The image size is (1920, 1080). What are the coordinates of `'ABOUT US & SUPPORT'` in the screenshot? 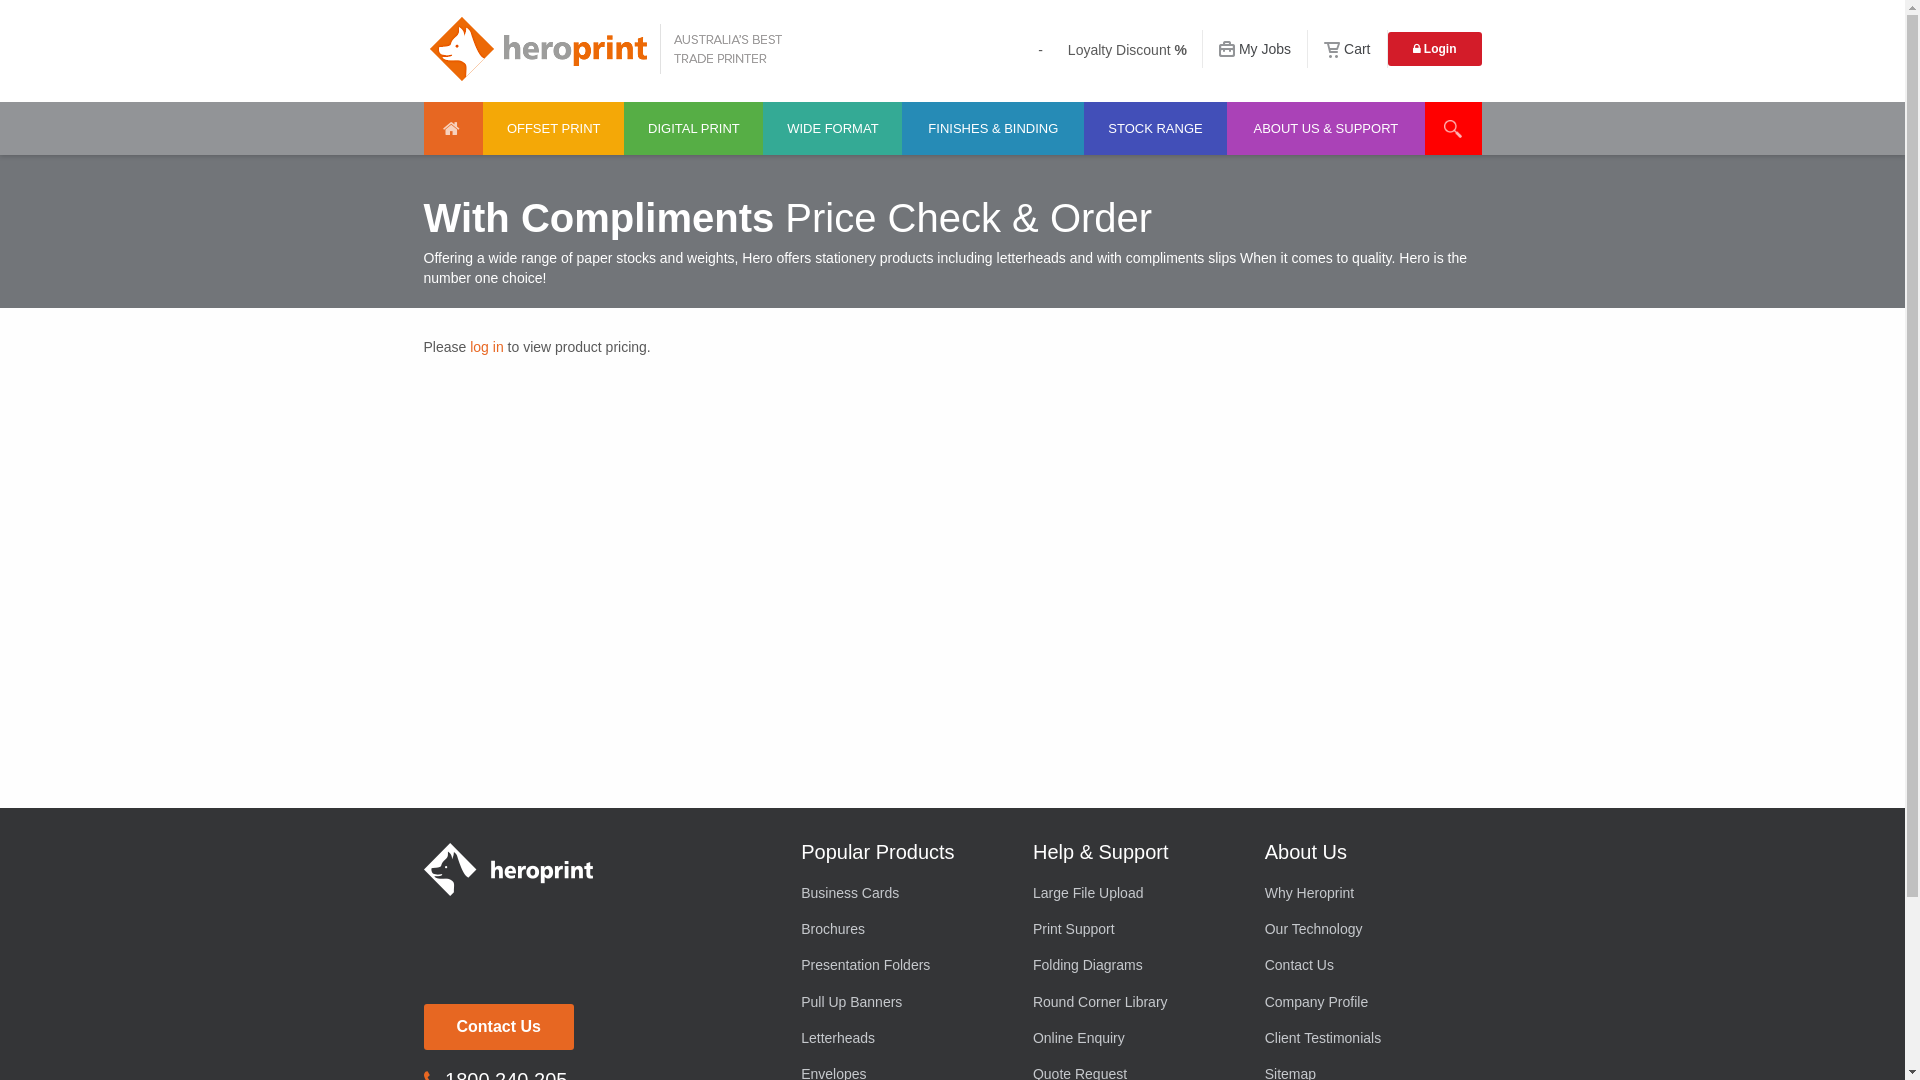 It's located at (1326, 127).